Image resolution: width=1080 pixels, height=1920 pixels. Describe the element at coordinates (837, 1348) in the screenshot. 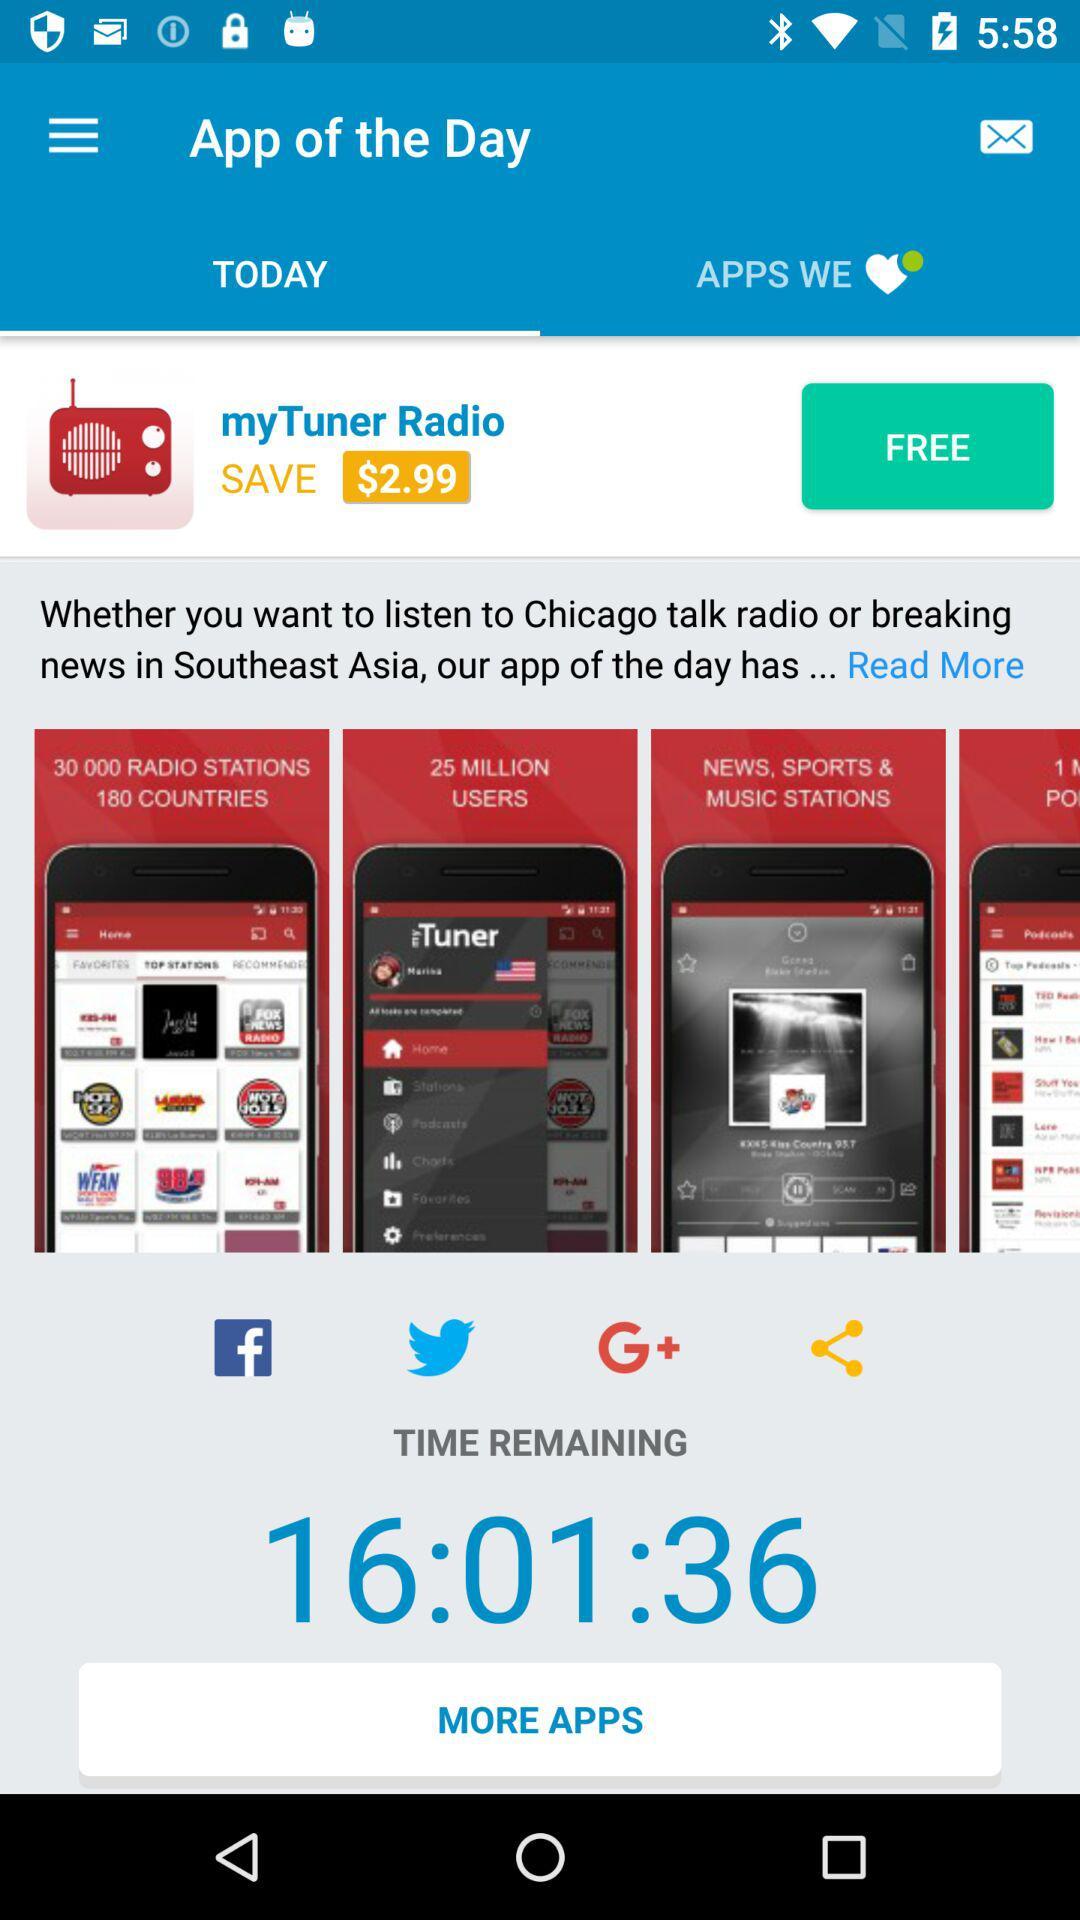

I see `item at the bottom right corner` at that location.